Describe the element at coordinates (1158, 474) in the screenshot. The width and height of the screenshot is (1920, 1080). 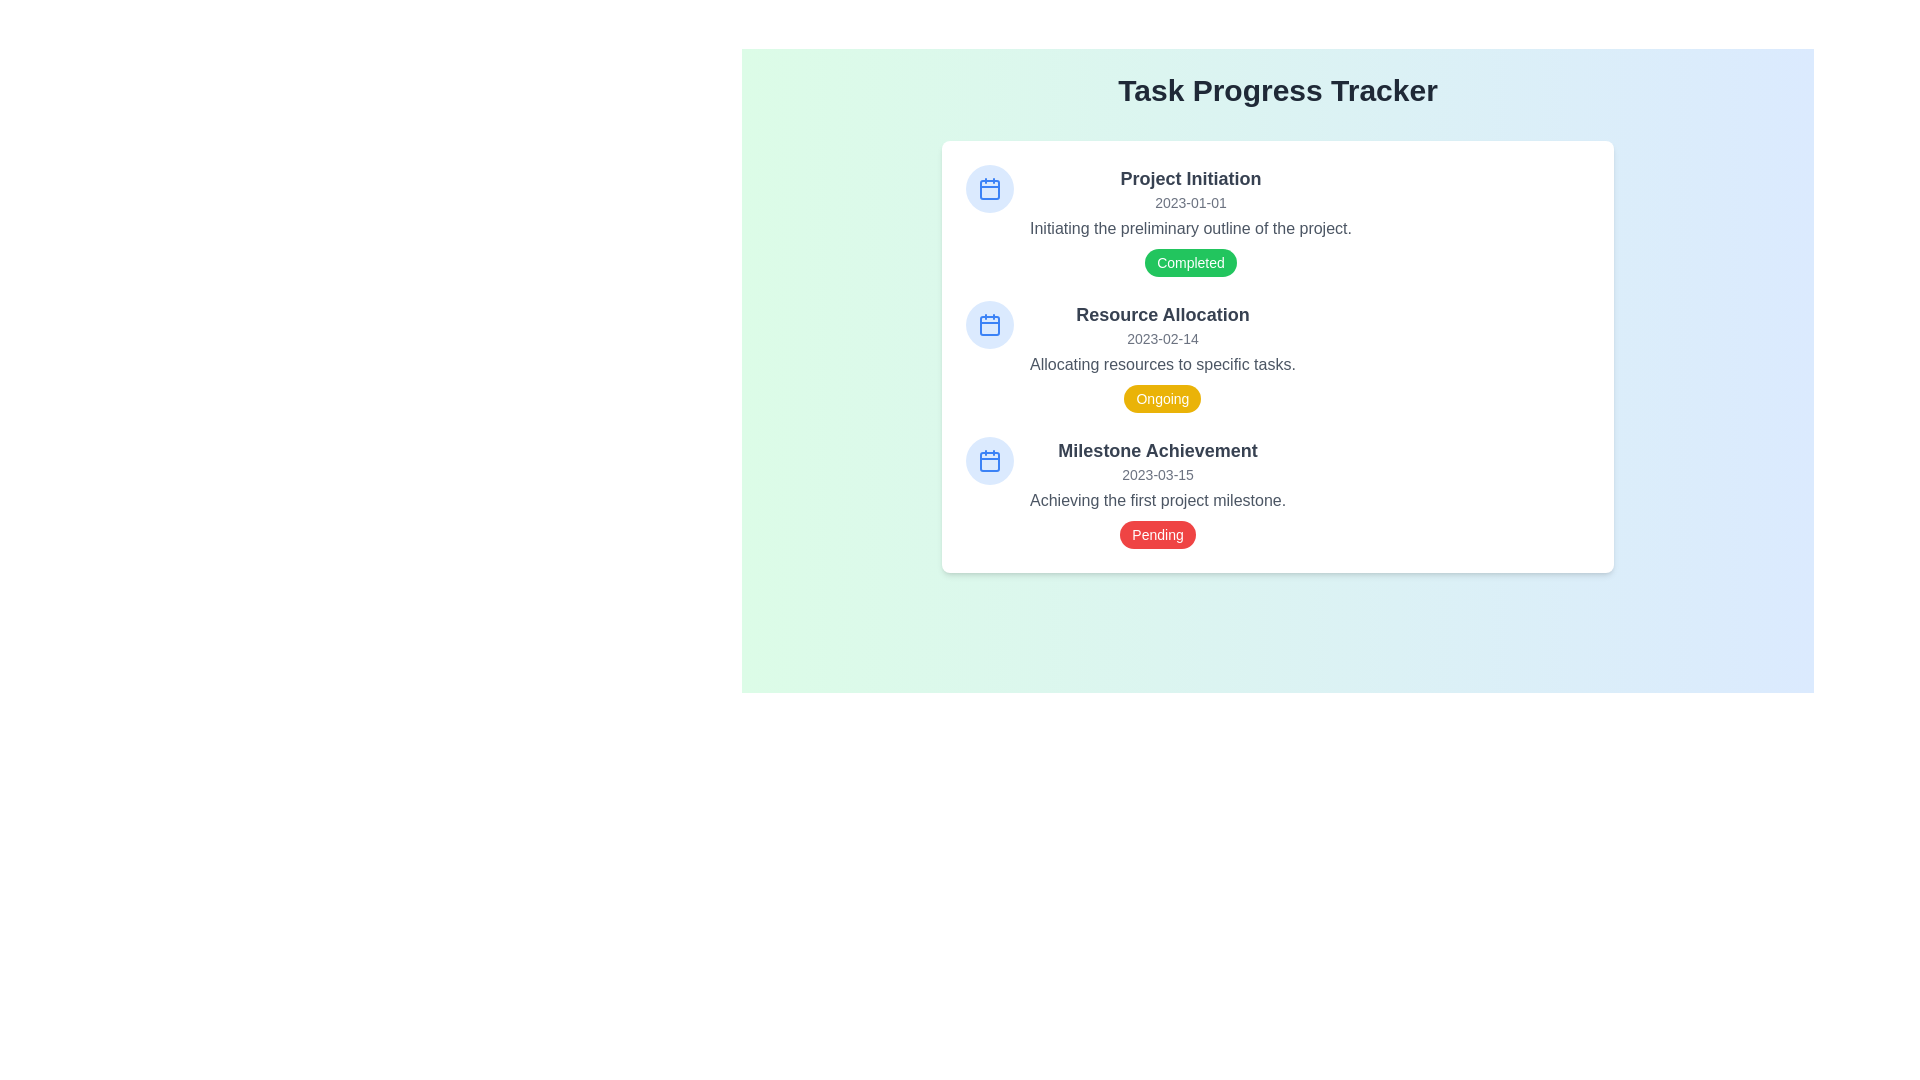
I see `the static text label displaying the date '2023-03-15' located in the 'Milestone Achievement' section, positioned beneath the title and above the milestone description` at that location.